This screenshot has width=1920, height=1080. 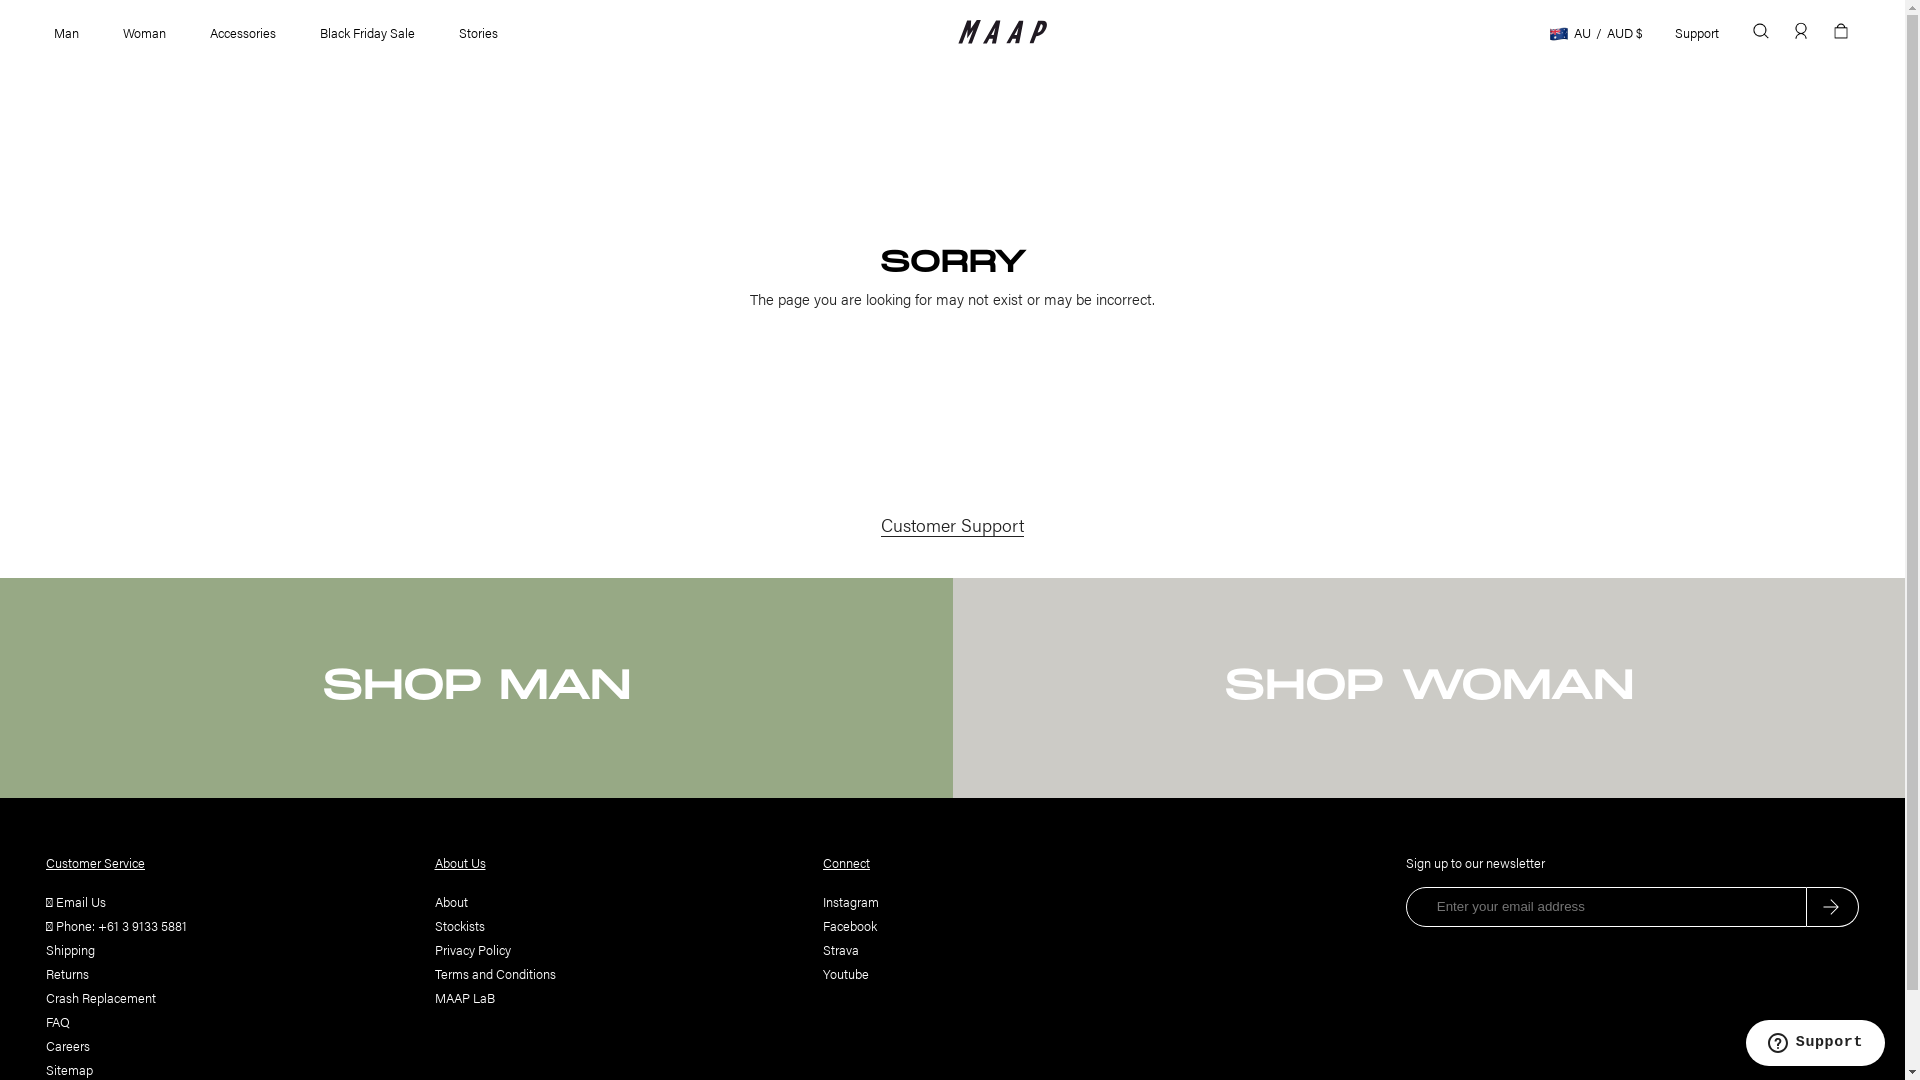 What do you see at coordinates (477, 32) in the screenshot?
I see `'Stories'` at bounding box center [477, 32].